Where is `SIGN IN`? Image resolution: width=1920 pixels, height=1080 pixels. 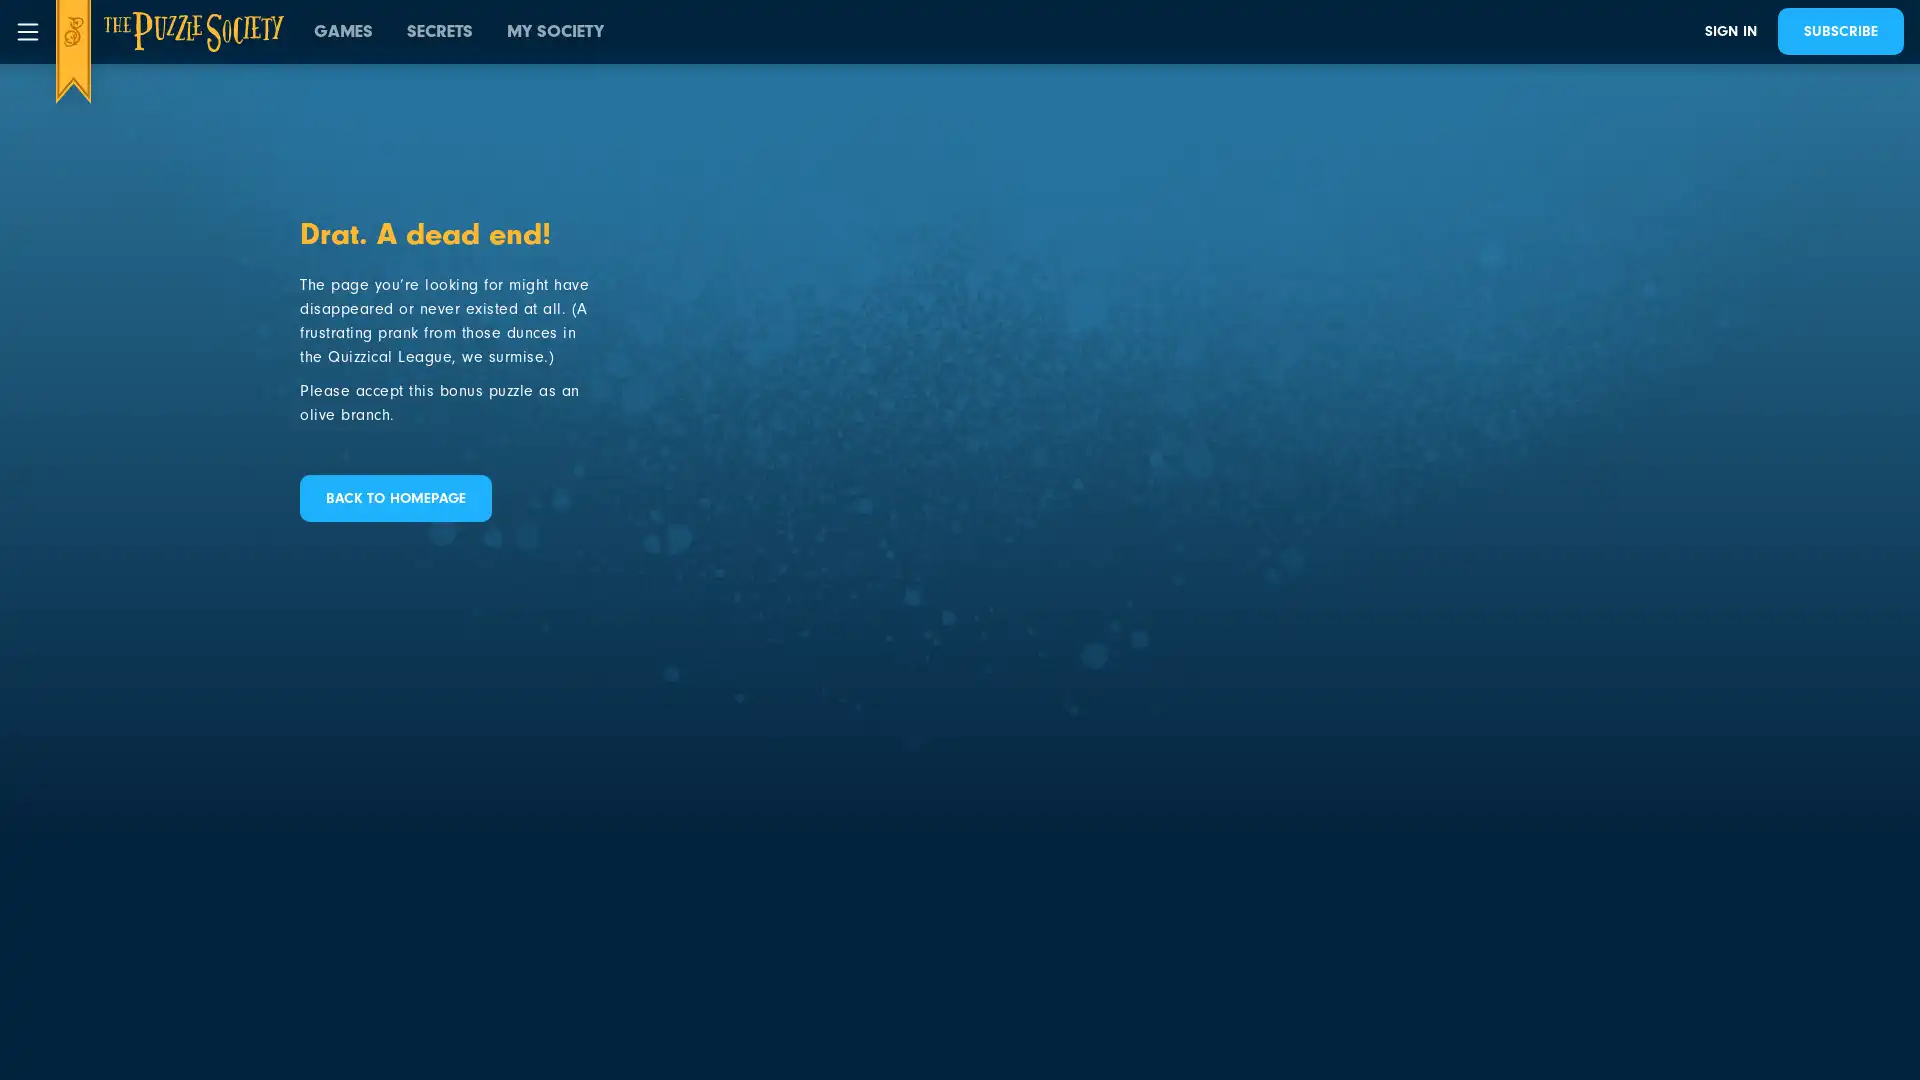
SIGN IN is located at coordinates (1730, 31).